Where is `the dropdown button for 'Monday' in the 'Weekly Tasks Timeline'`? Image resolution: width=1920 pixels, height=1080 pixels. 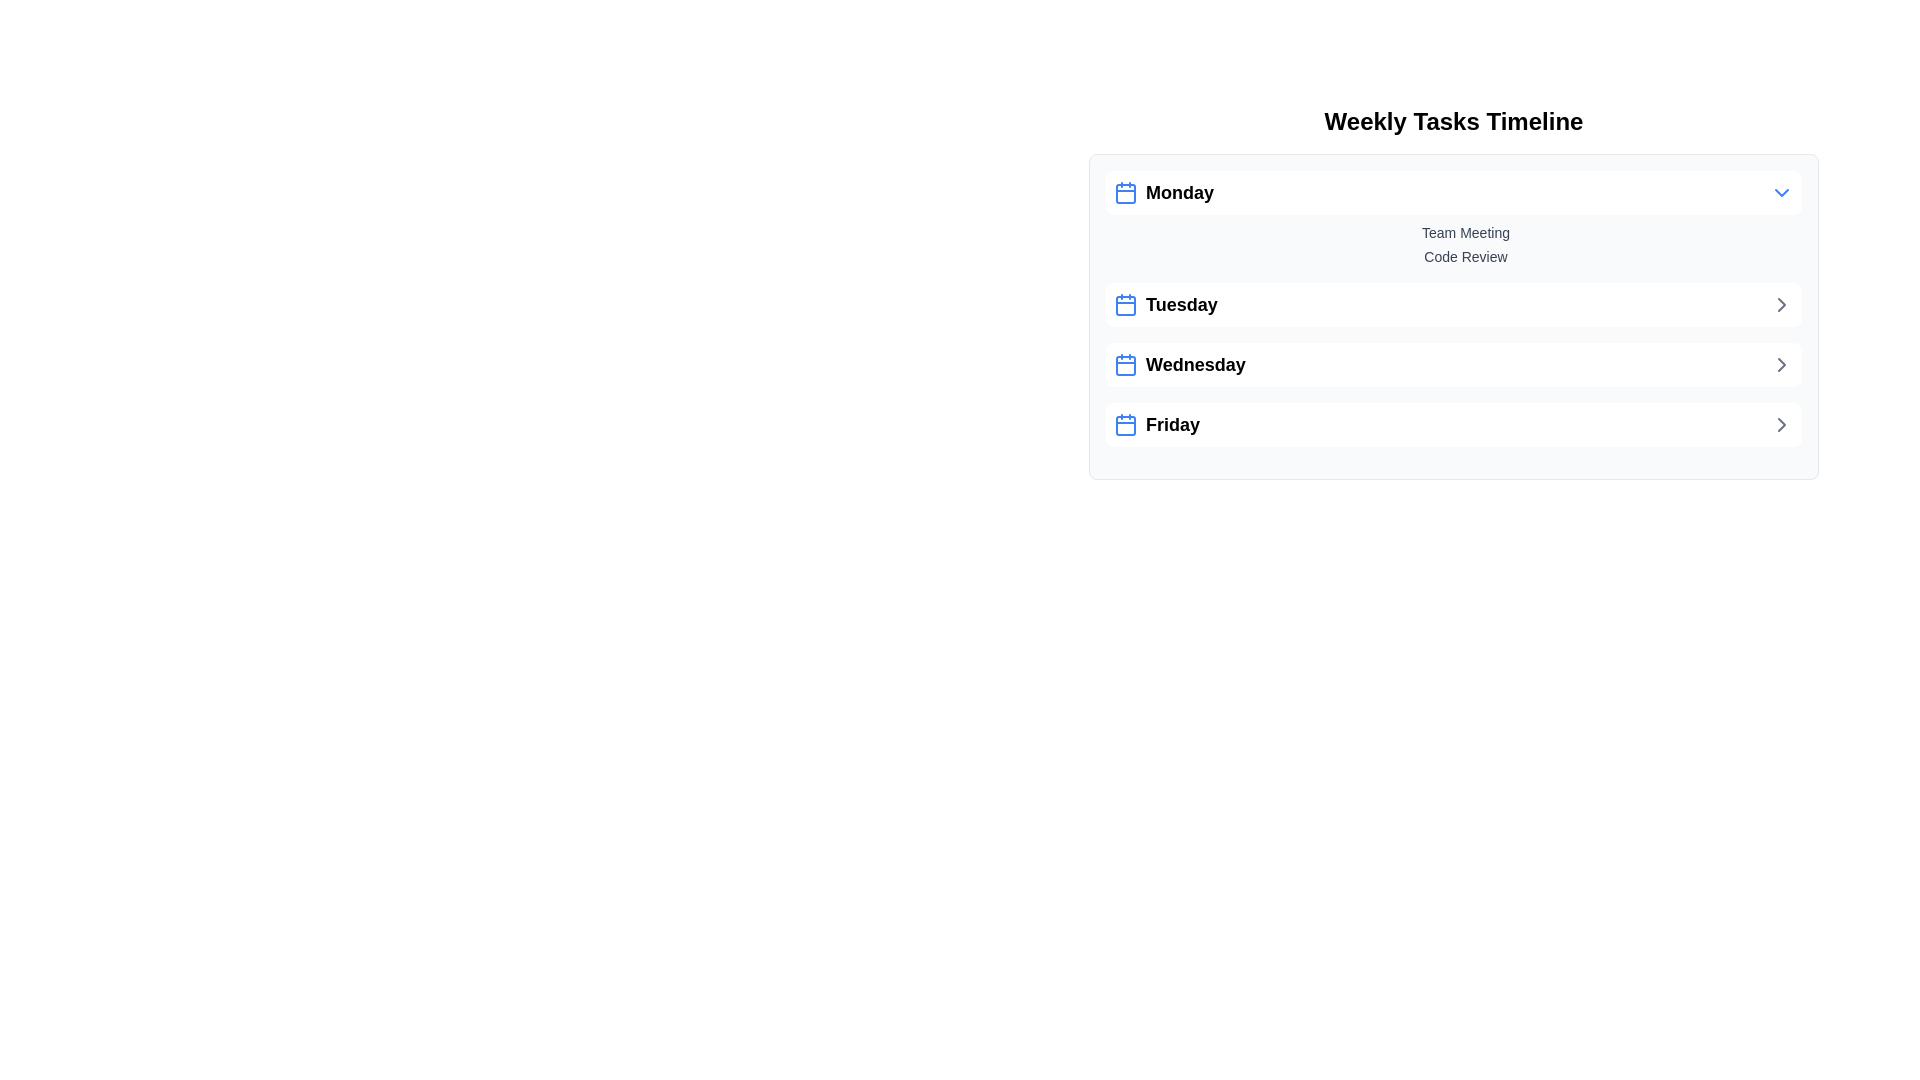
the dropdown button for 'Monday' in the 'Weekly Tasks Timeline' is located at coordinates (1454, 192).